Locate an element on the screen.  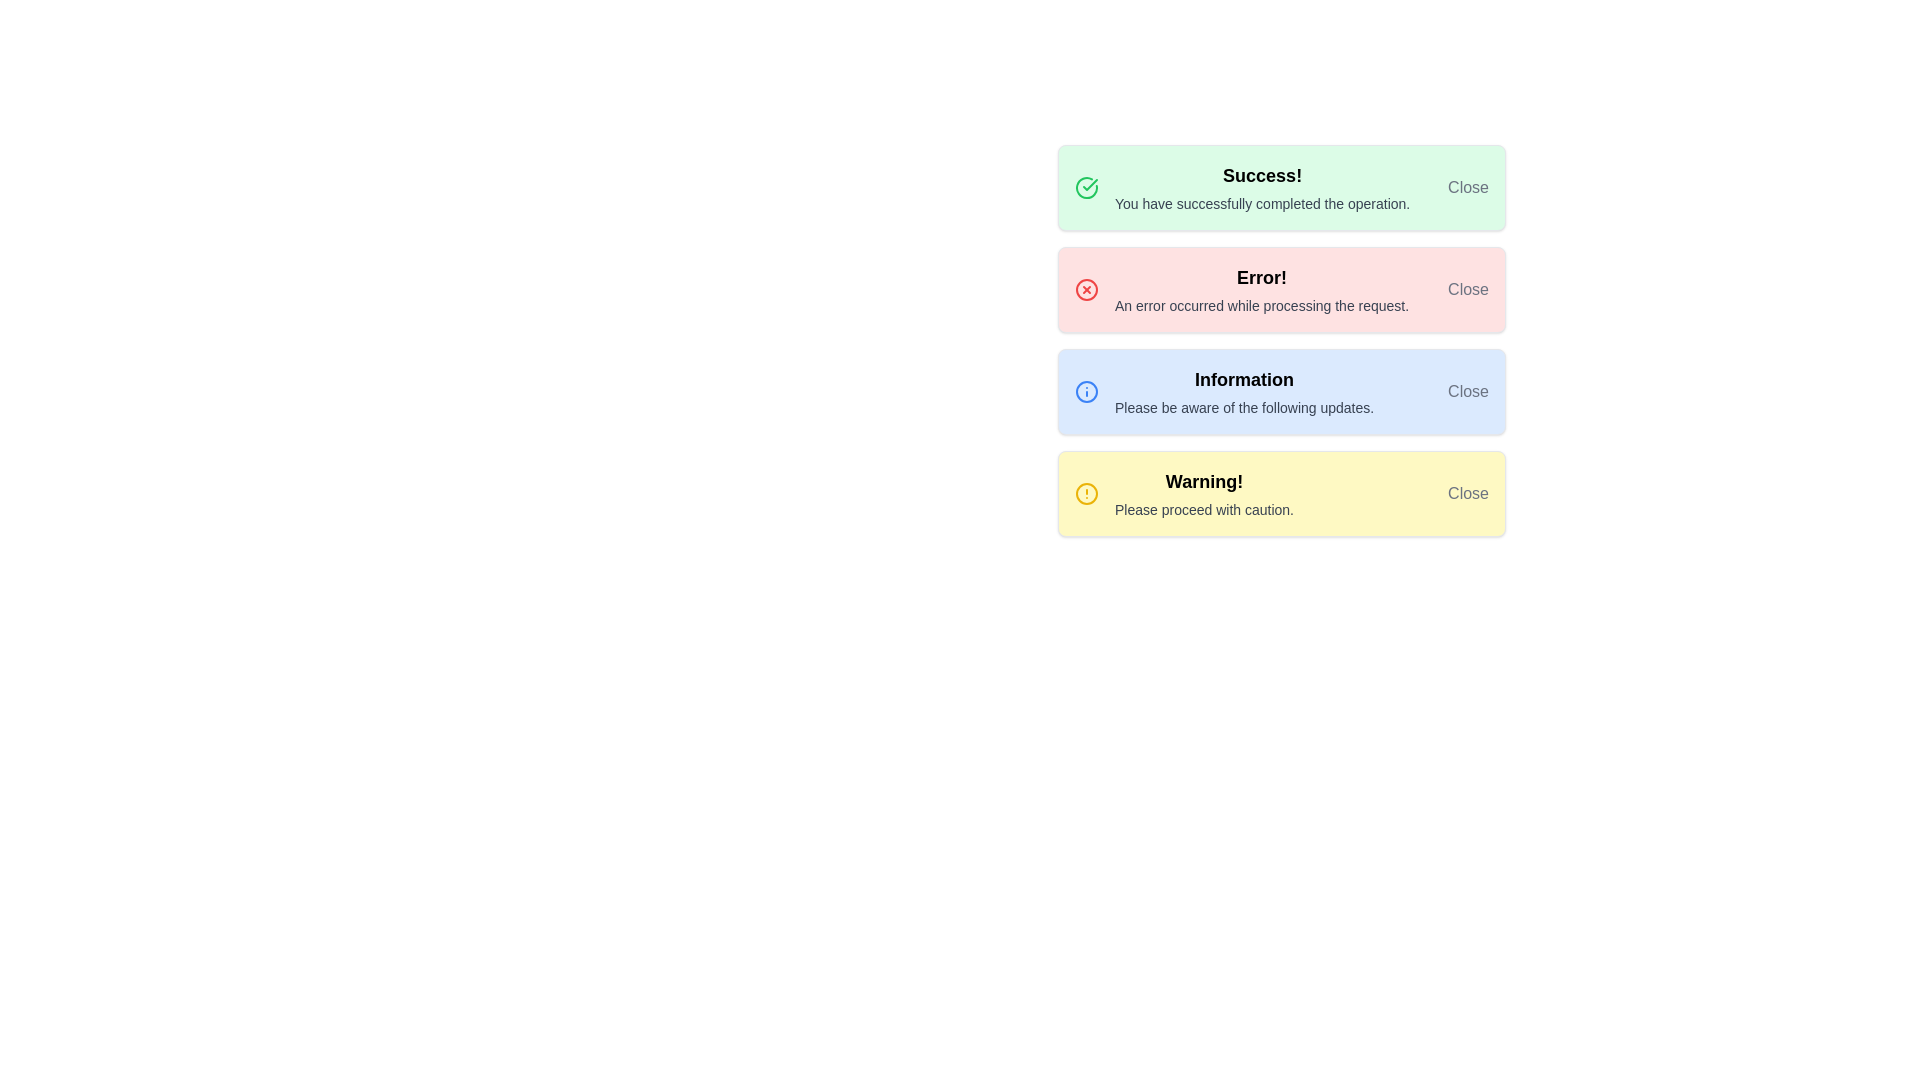
error message displayed in smaller gray text that states 'An error occurred while processing the request.' It is located within a red error message box, below the title 'Error!' is located at coordinates (1261, 305).